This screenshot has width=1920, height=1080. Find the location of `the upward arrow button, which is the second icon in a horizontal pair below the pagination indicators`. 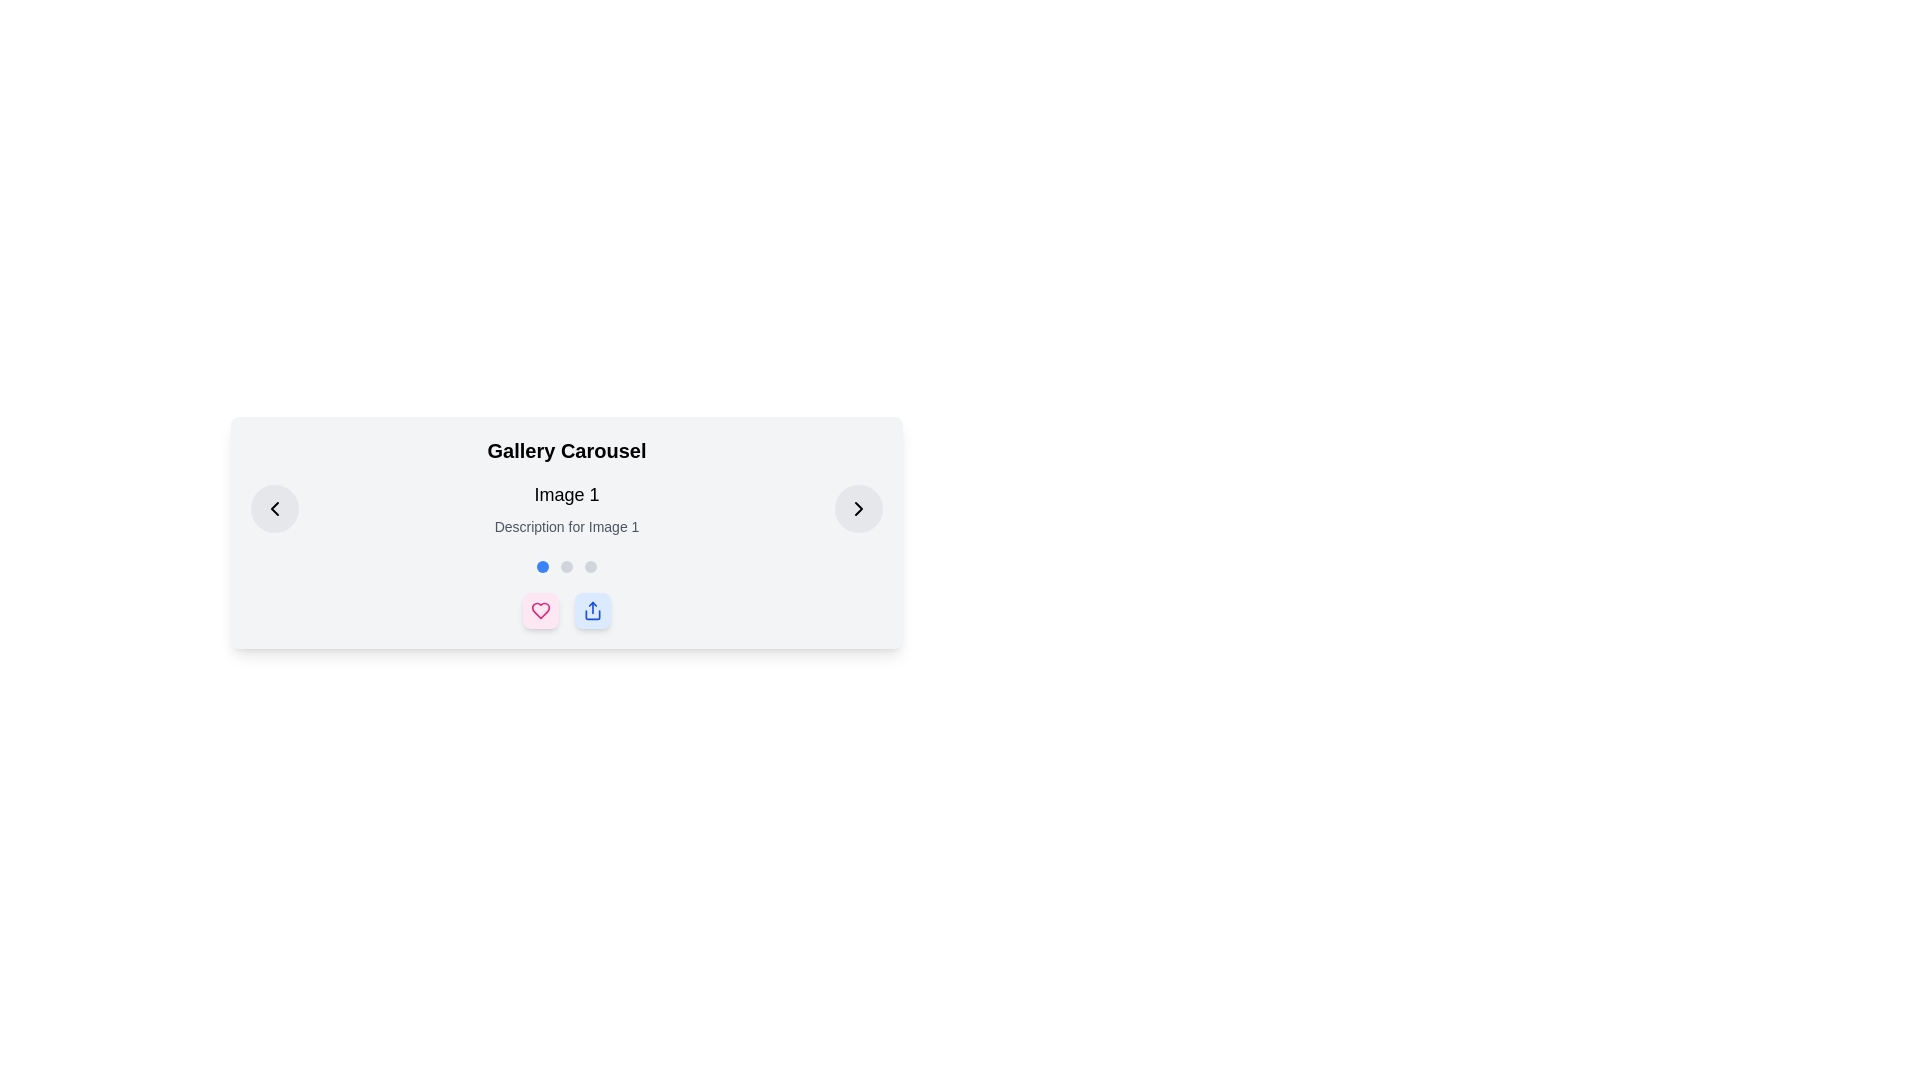

the upward arrow button, which is the second icon in a horizontal pair below the pagination indicators is located at coordinates (592, 609).